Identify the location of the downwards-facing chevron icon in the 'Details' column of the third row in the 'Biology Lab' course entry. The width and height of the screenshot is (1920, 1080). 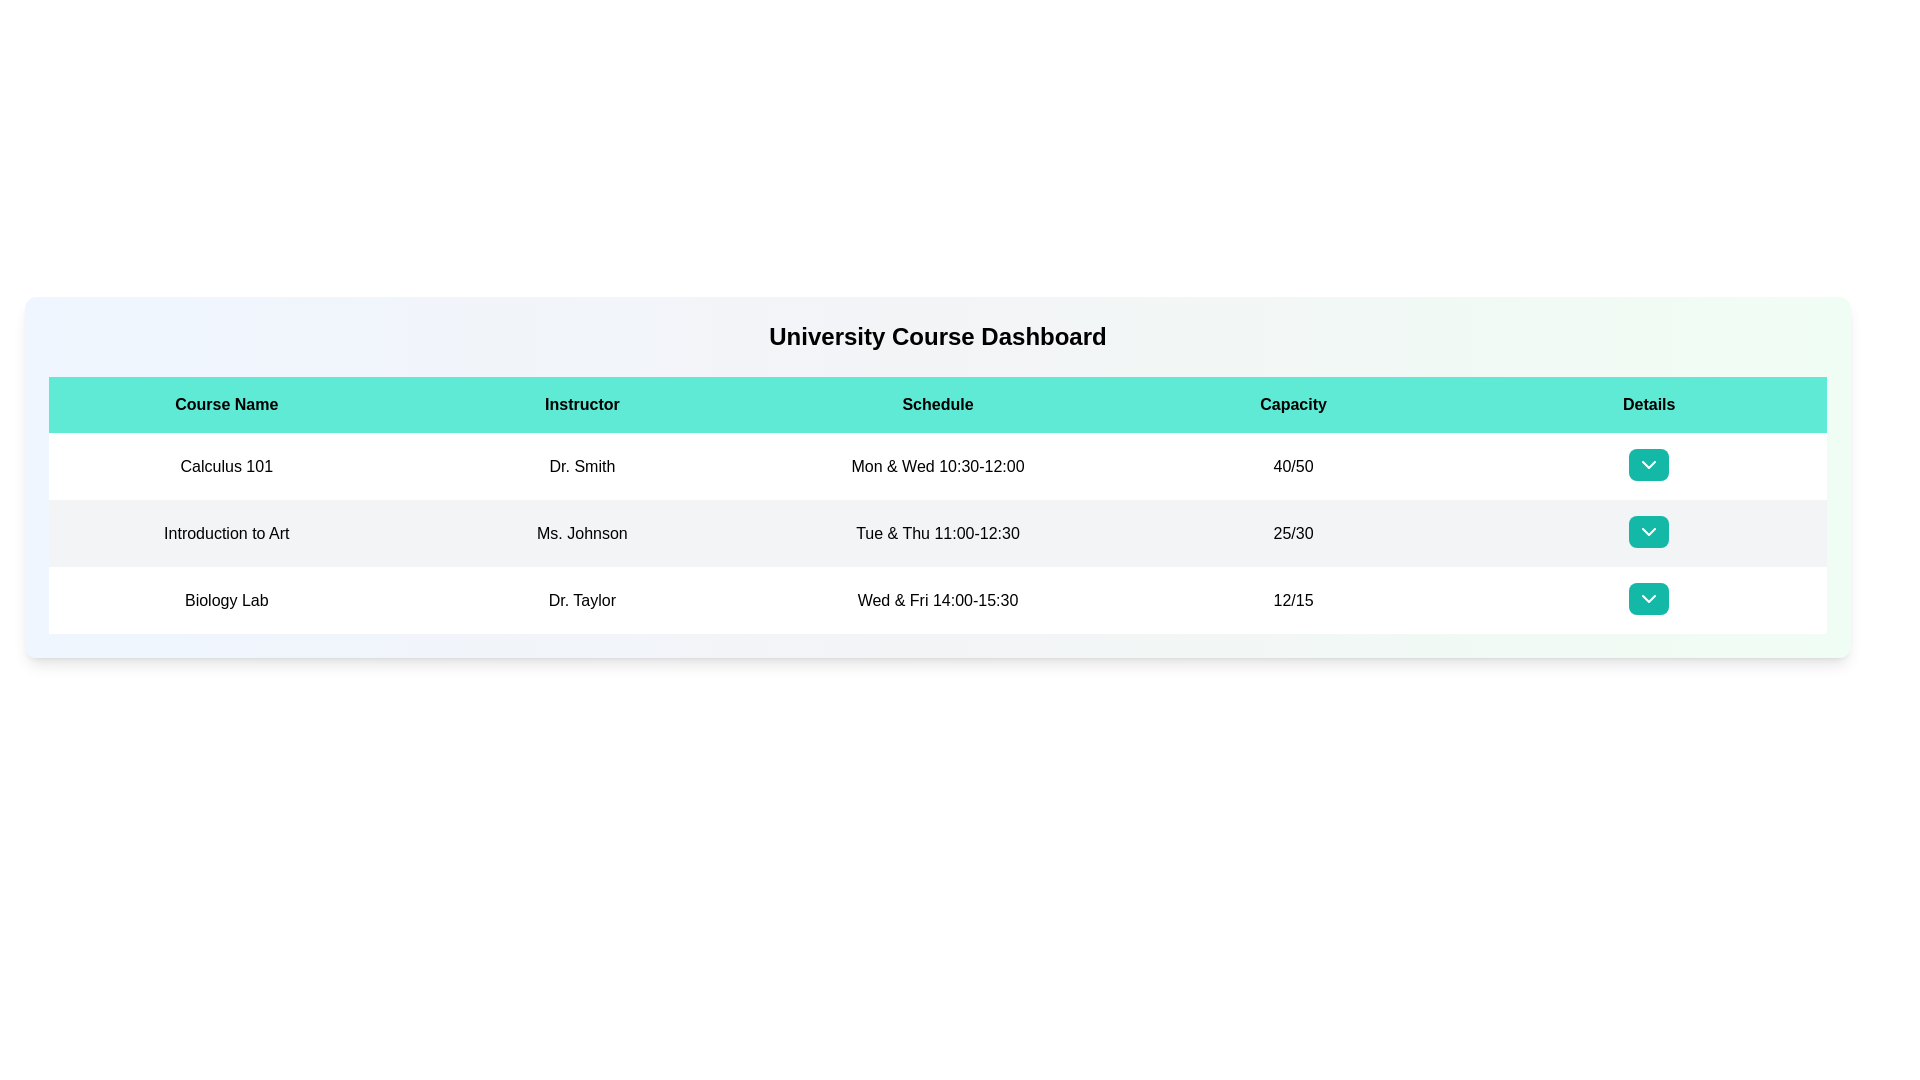
(1649, 597).